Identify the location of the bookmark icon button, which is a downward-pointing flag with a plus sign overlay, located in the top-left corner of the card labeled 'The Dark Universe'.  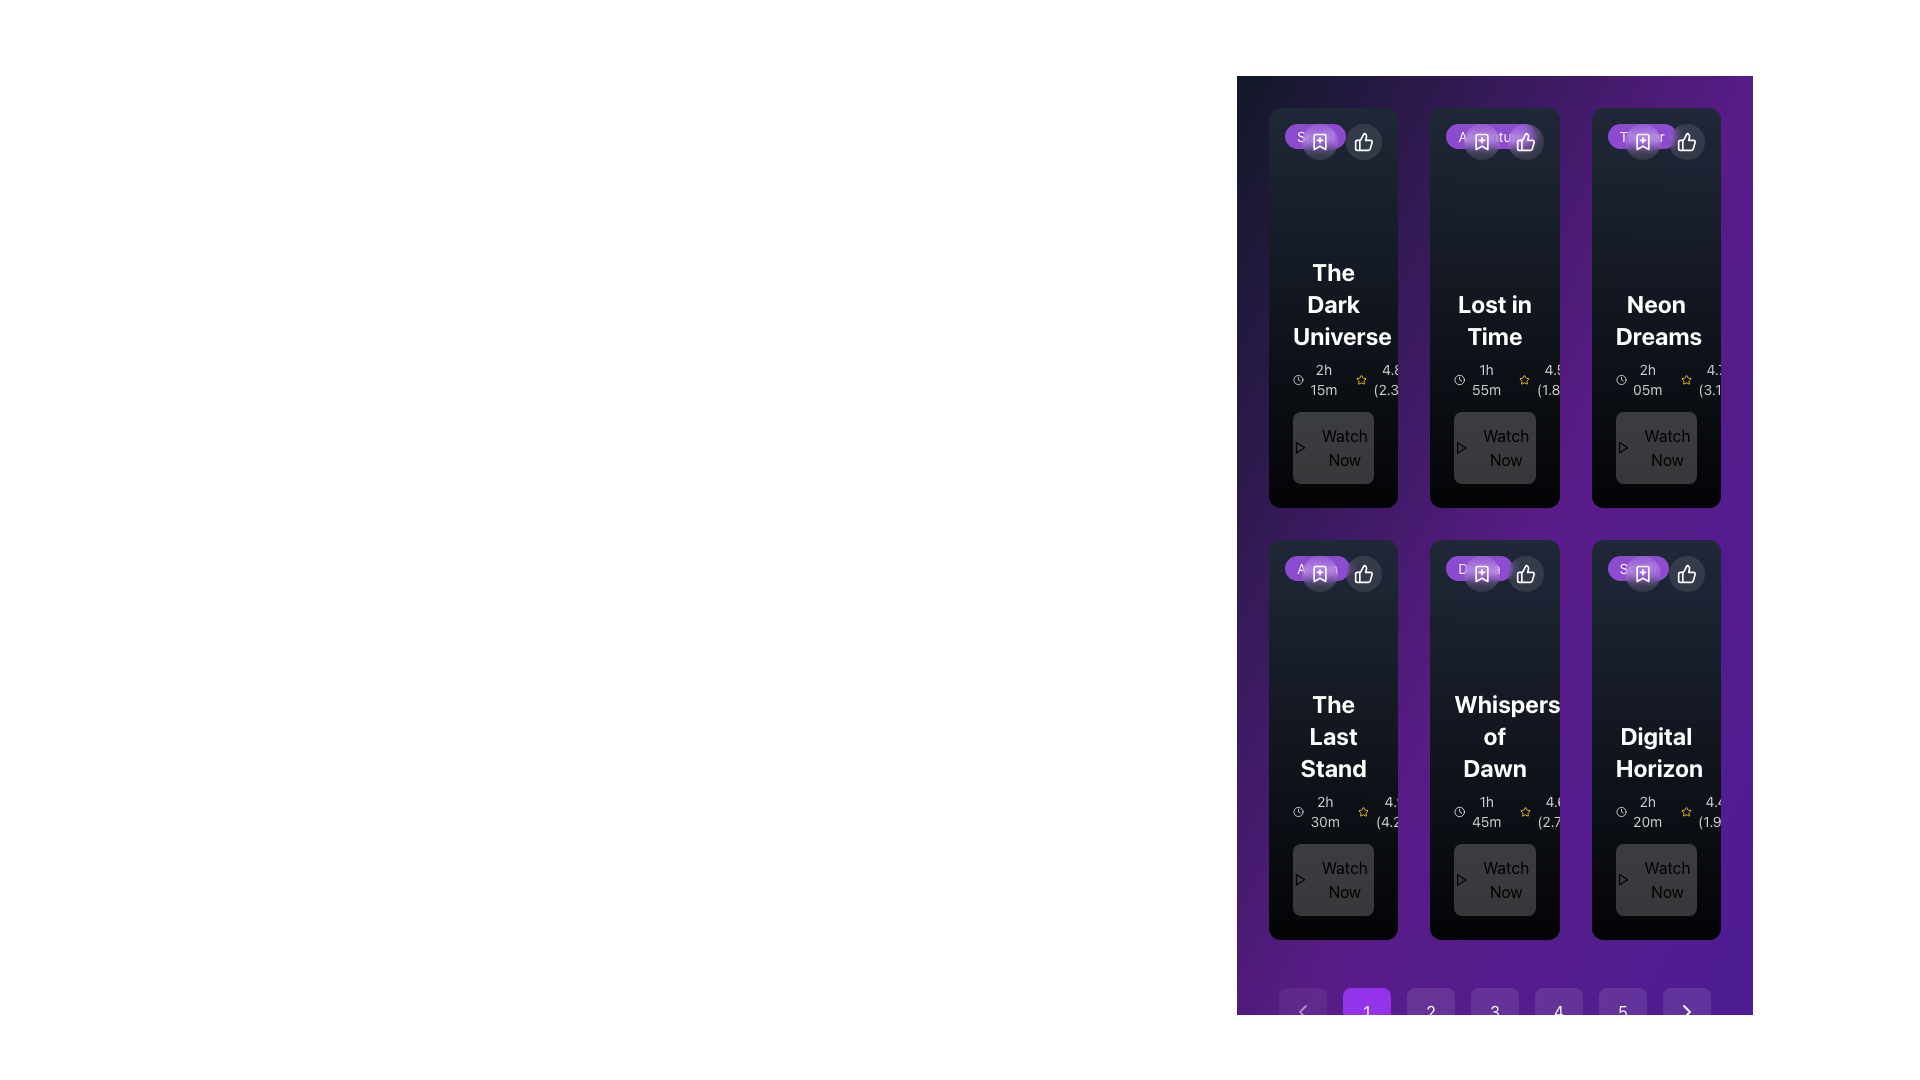
(1320, 141).